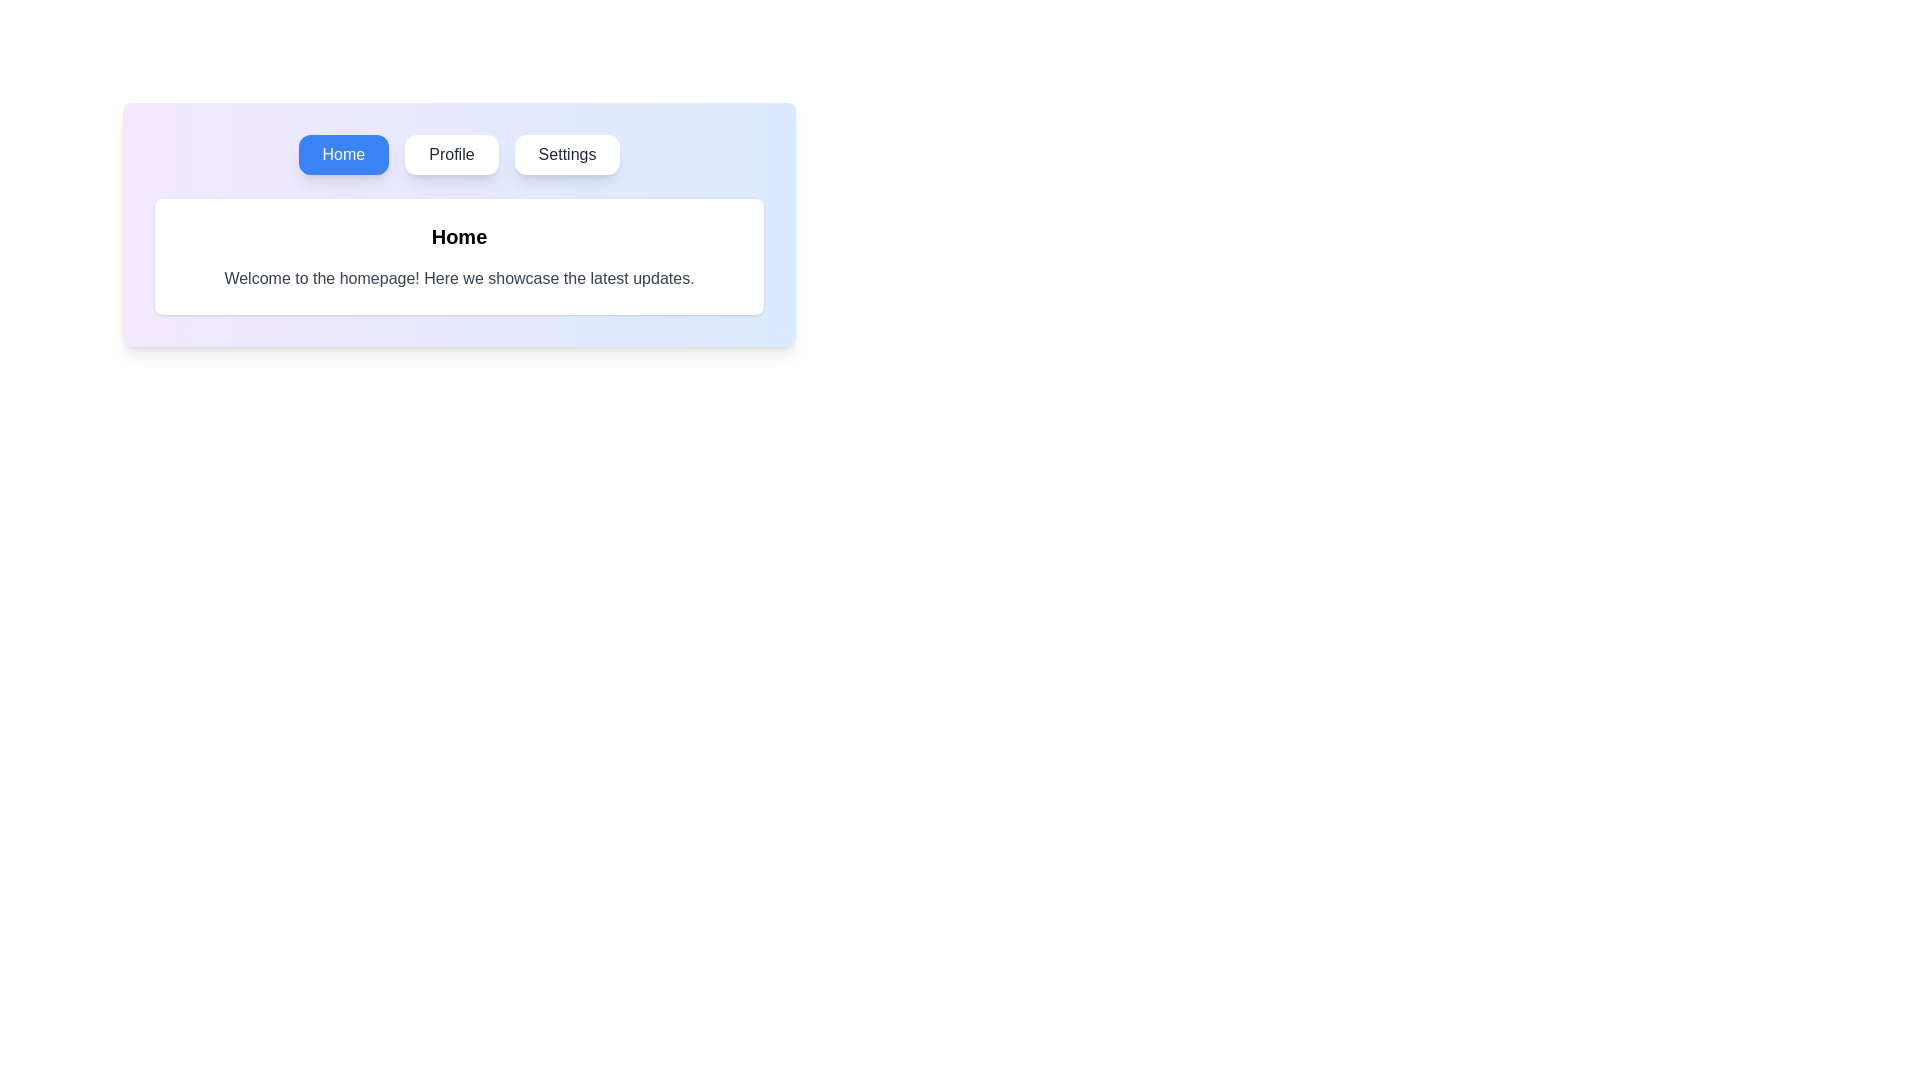 This screenshot has width=1920, height=1080. Describe the element at coordinates (450, 153) in the screenshot. I see `the tab labeled Profile to preview its hover state` at that location.